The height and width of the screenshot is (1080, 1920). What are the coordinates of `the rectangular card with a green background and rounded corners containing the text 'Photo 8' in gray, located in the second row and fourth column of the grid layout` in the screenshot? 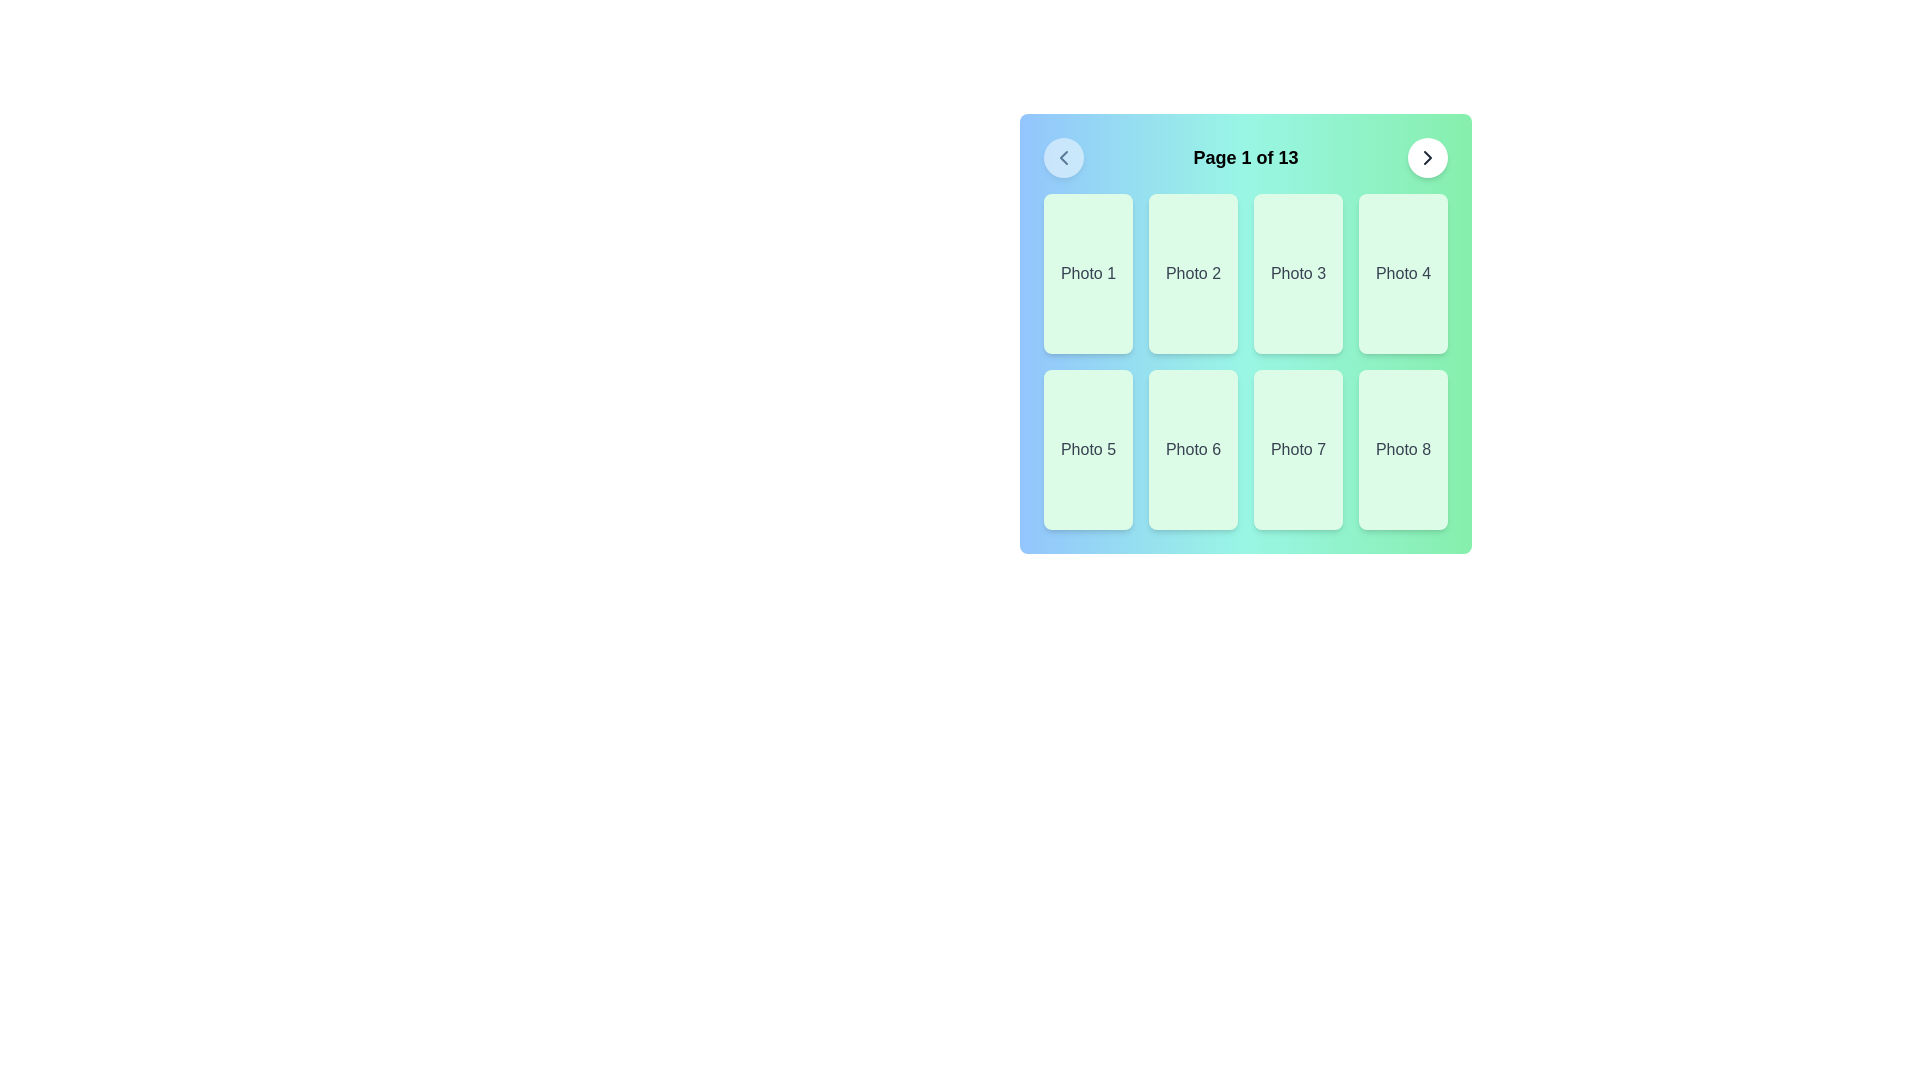 It's located at (1402, 450).